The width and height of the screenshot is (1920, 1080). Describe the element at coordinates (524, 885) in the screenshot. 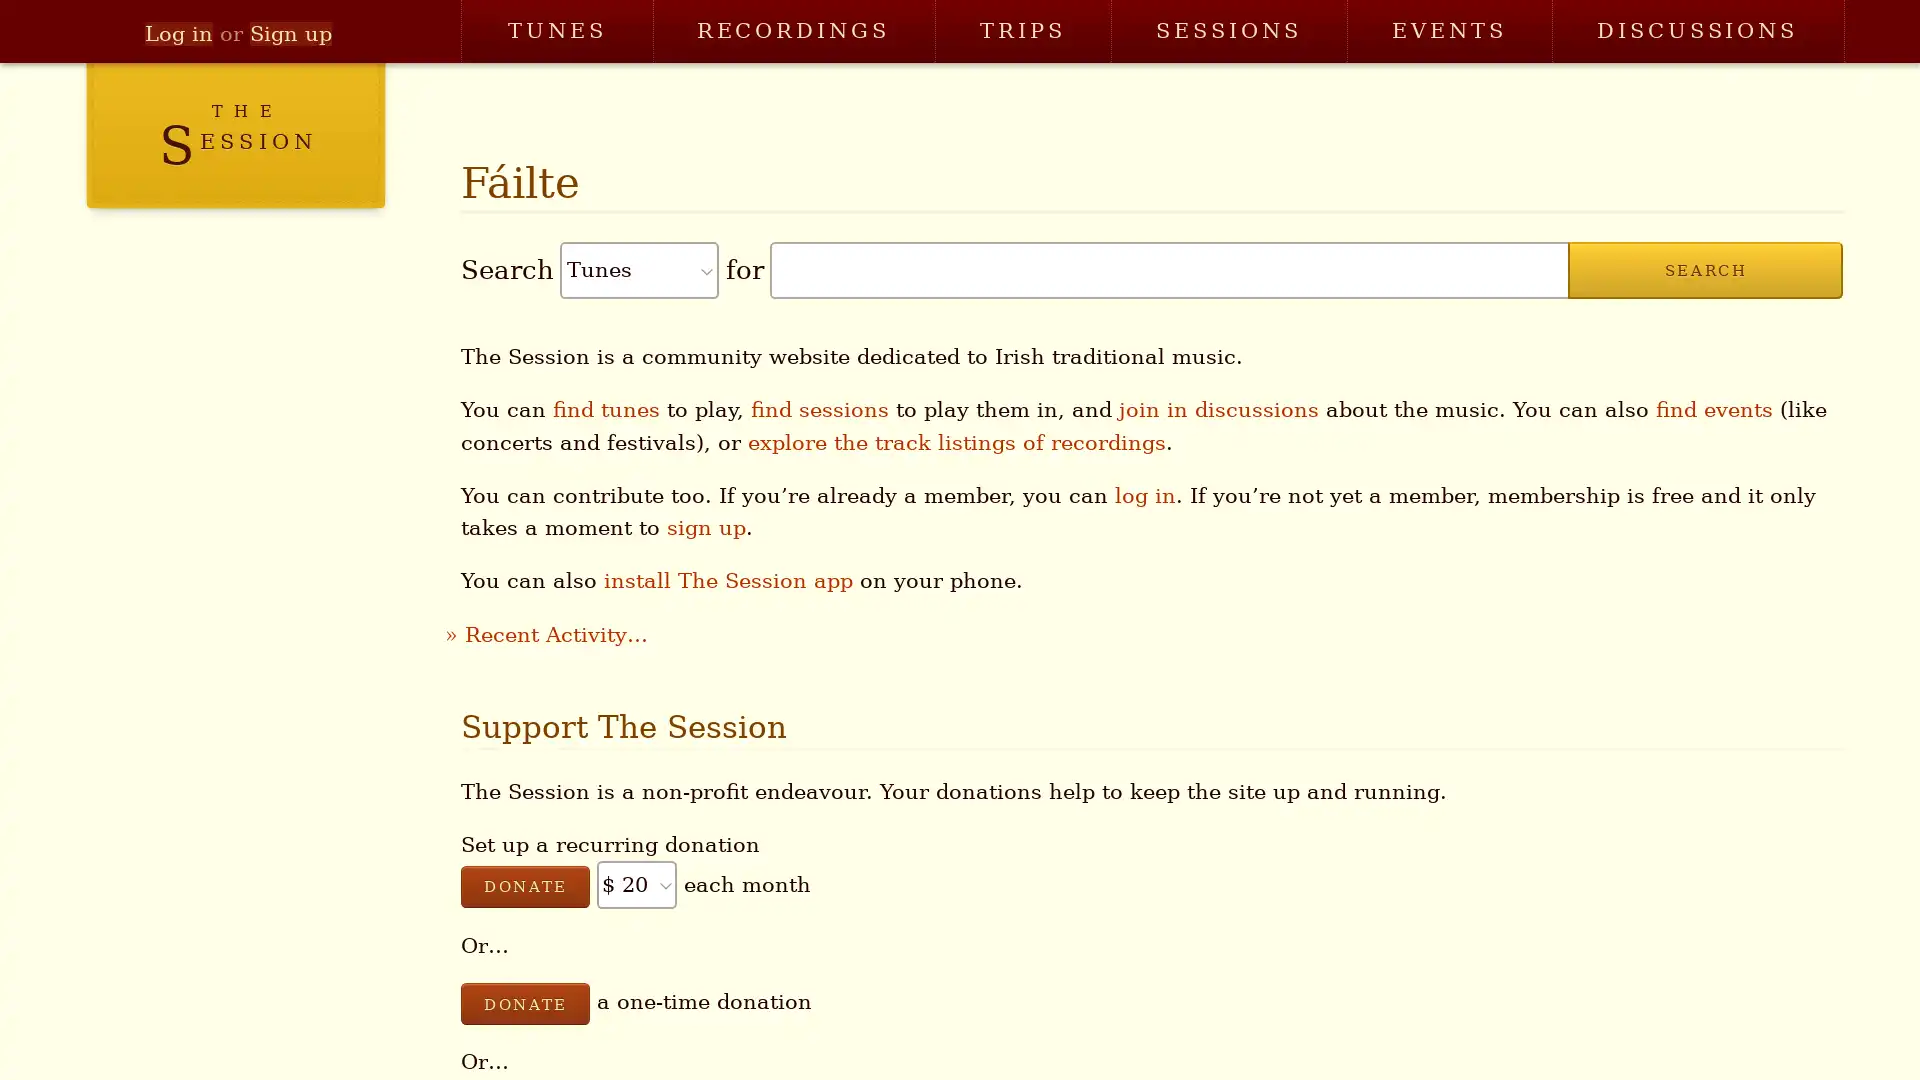

I see `donate` at that location.